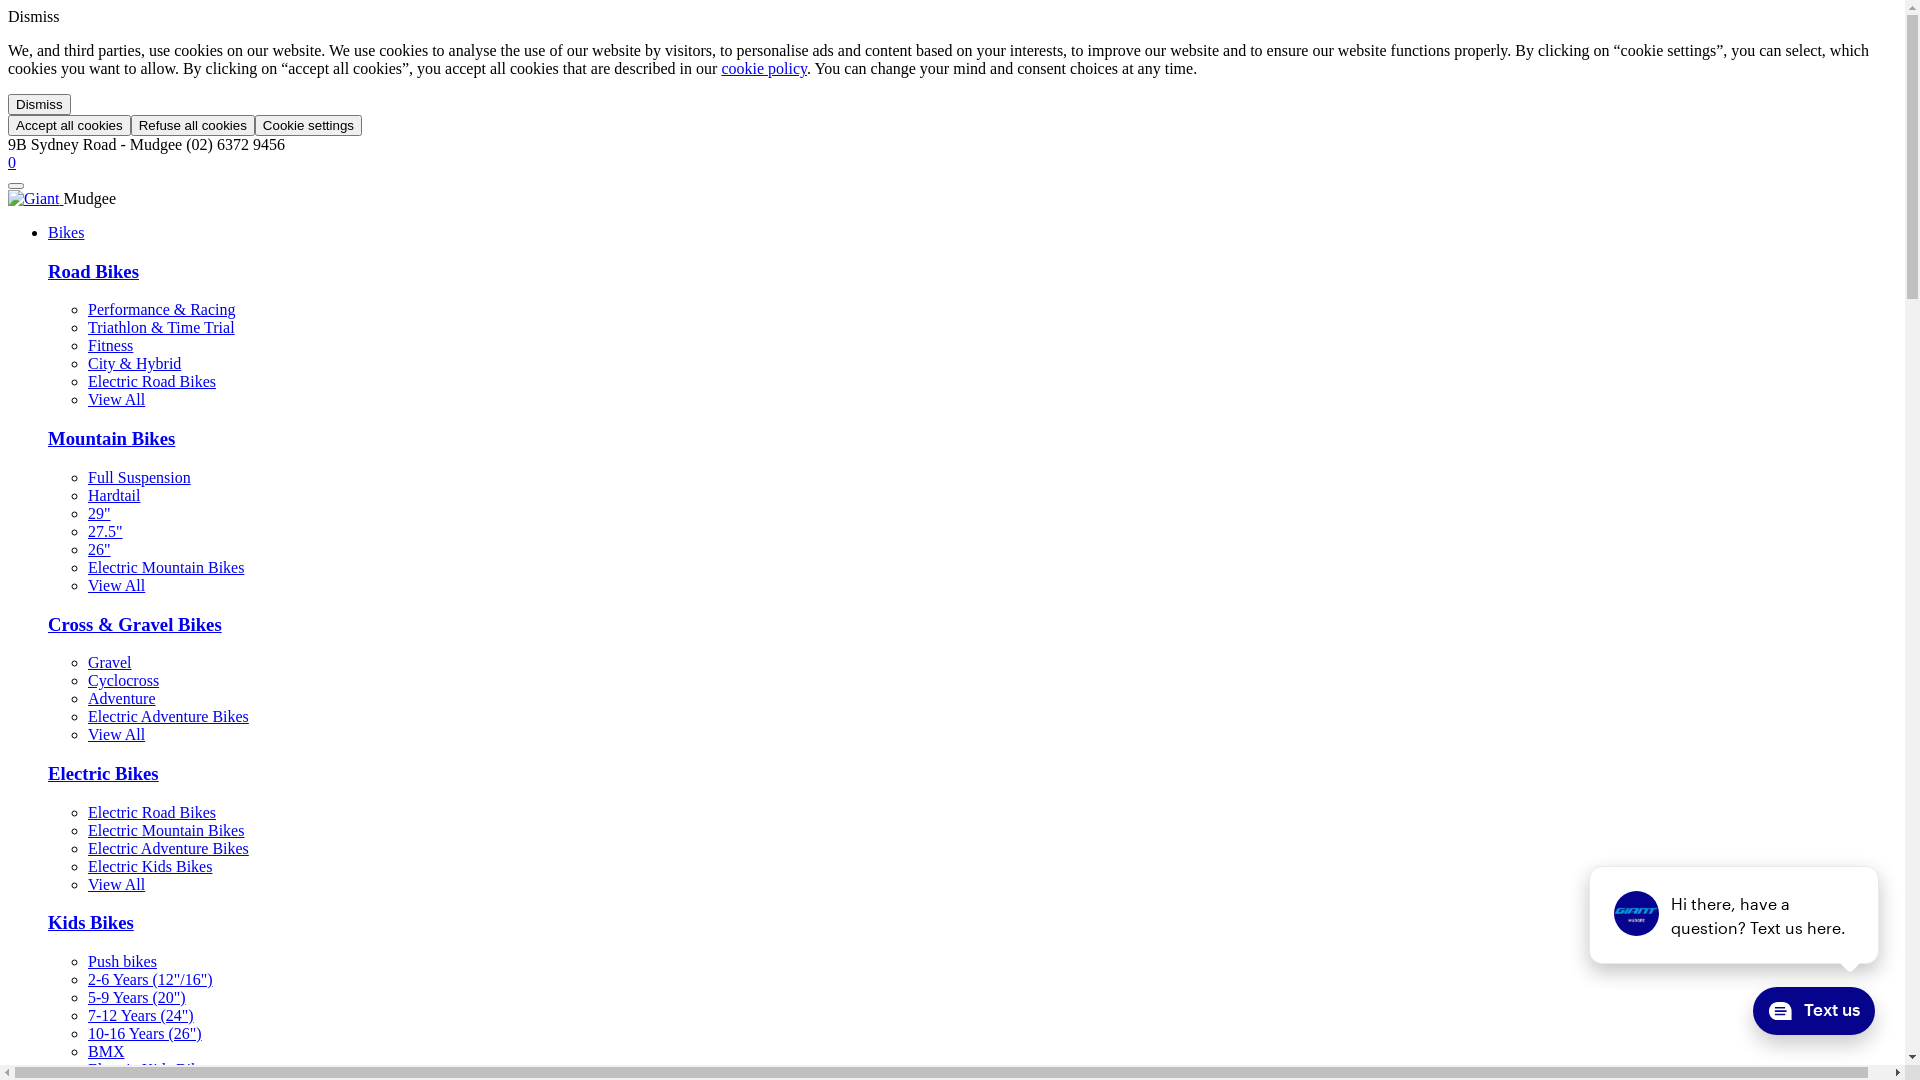 The height and width of the screenshot is (1080, 1920). I want to click on '29"', so click(98, 512).